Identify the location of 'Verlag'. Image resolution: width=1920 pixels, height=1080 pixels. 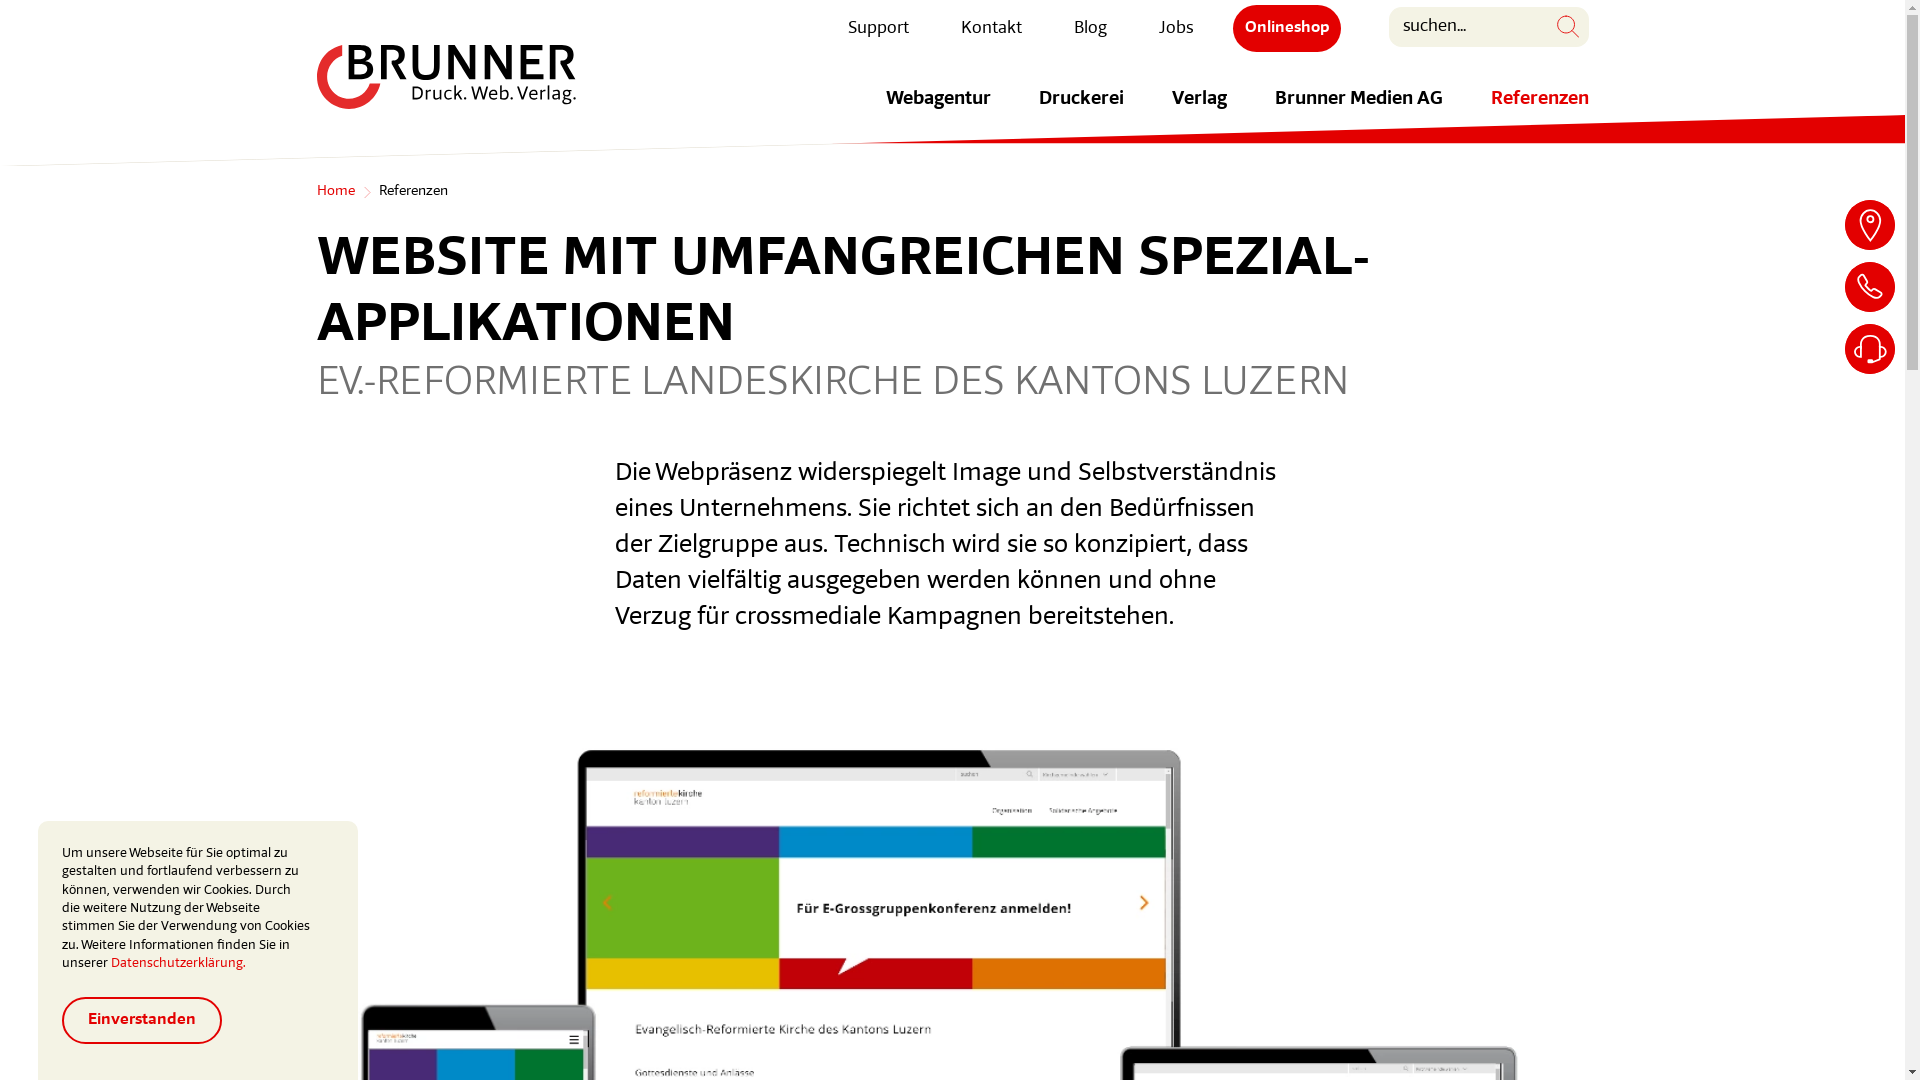
(1199, 111).